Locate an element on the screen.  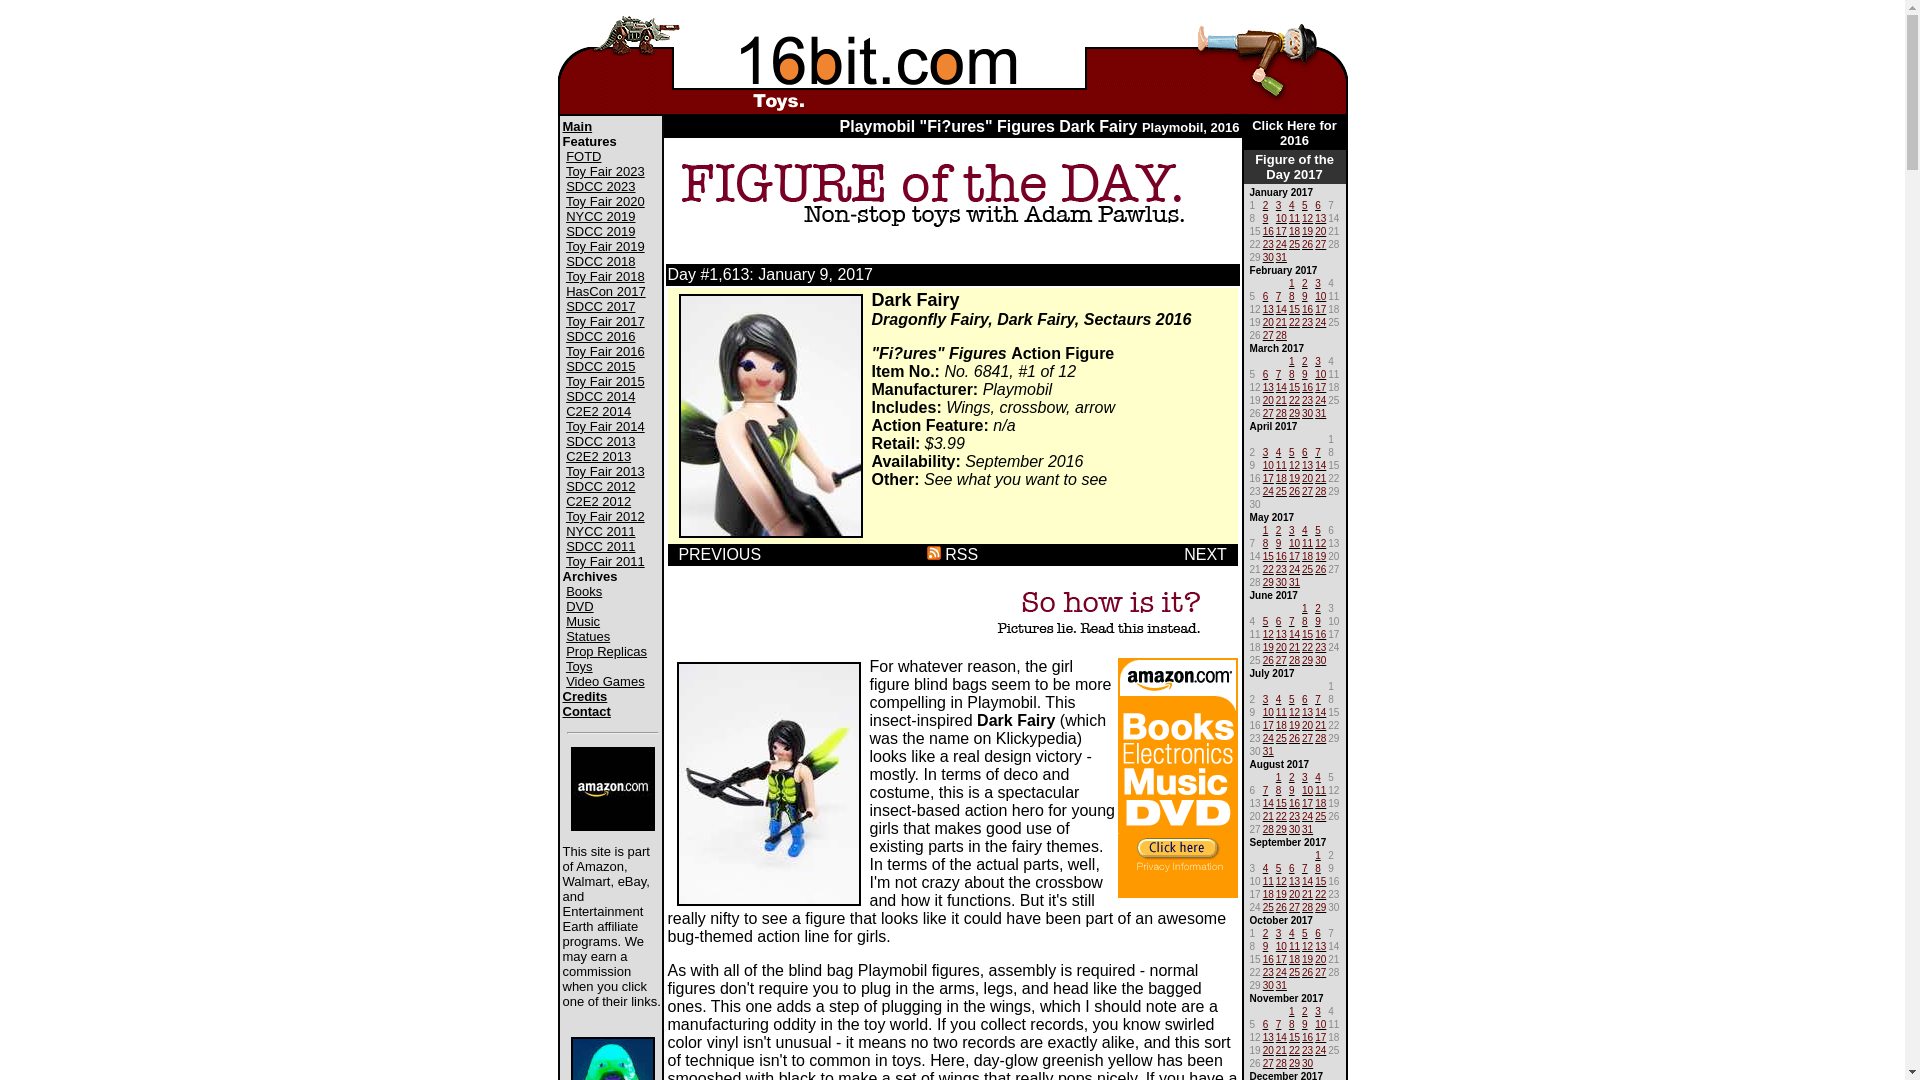
'17' is located at coordinates (1281, 228).